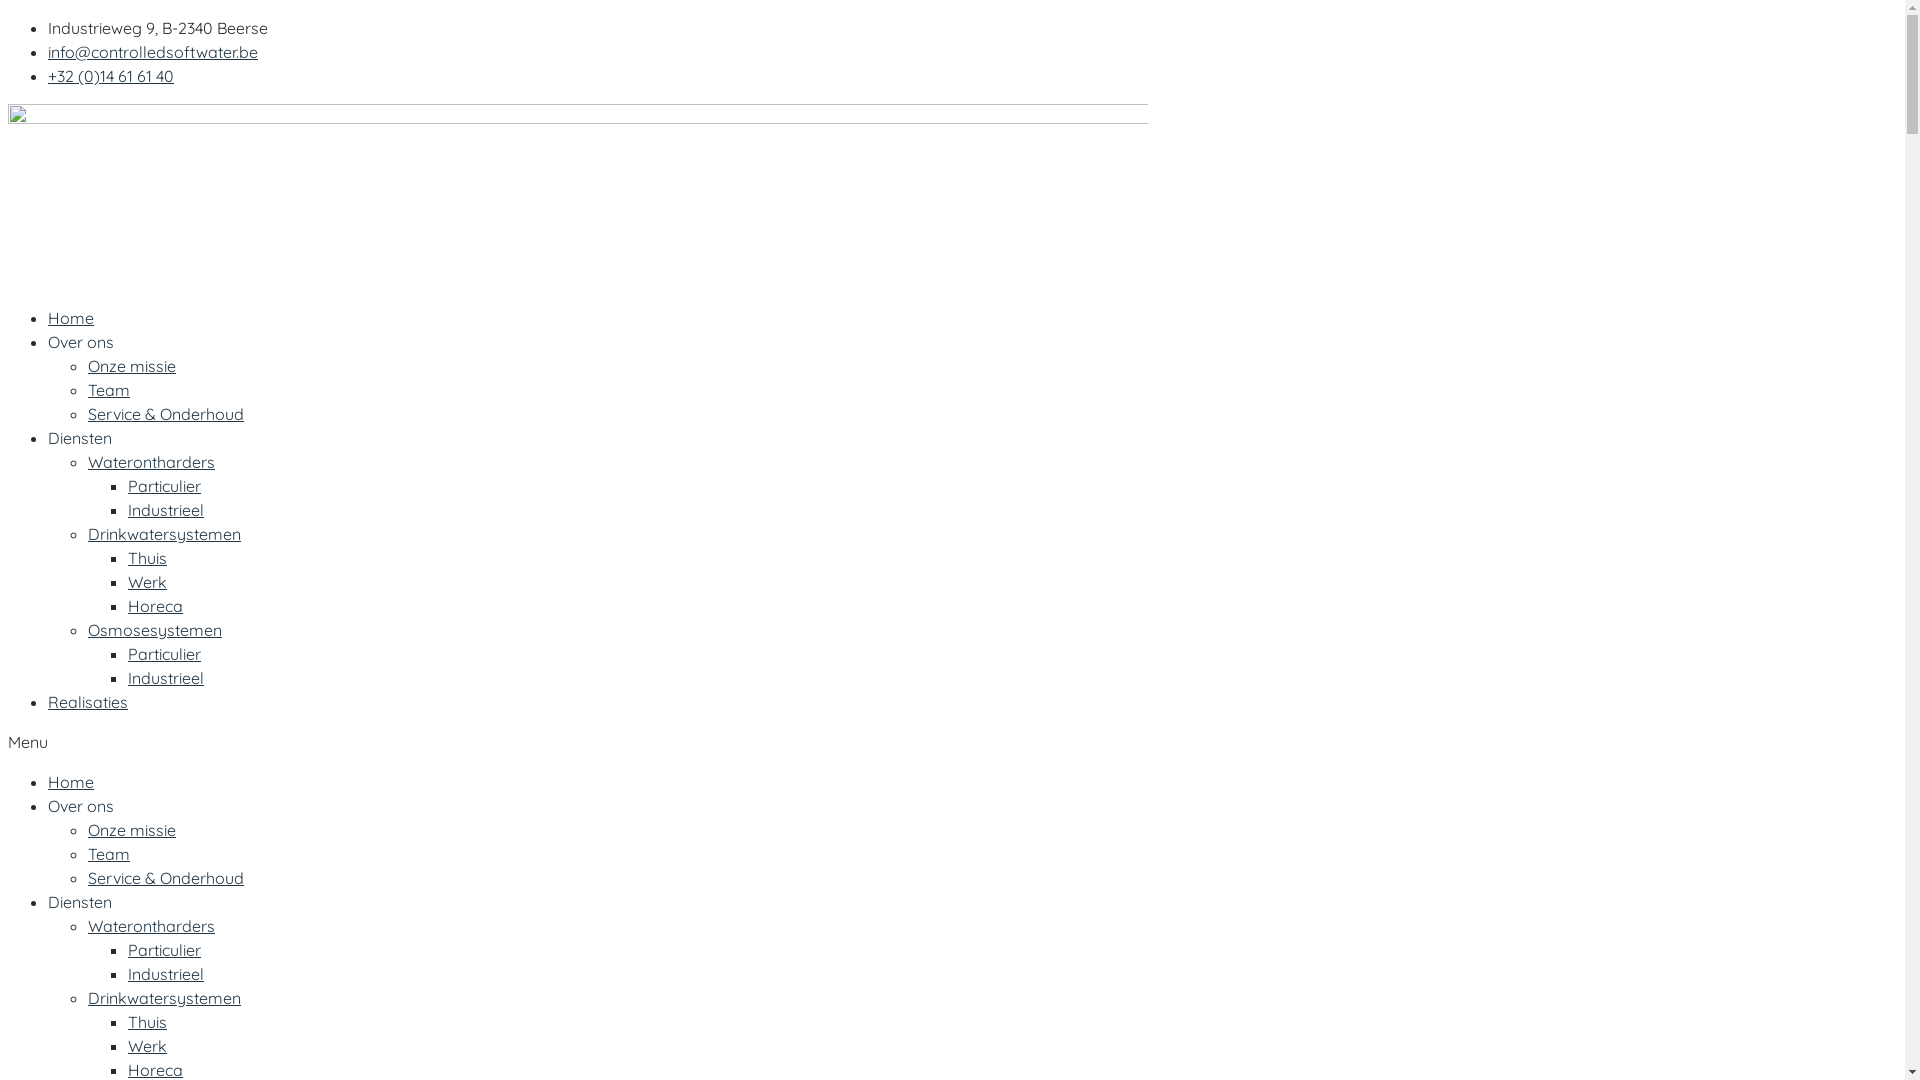 The width and height of the screenshot is (1920, 1080). What do you see at coordinates (109, 75) in the screenshot?
I see `'+32 (0)14 61 61 40'` at bounding box center [109, 75].